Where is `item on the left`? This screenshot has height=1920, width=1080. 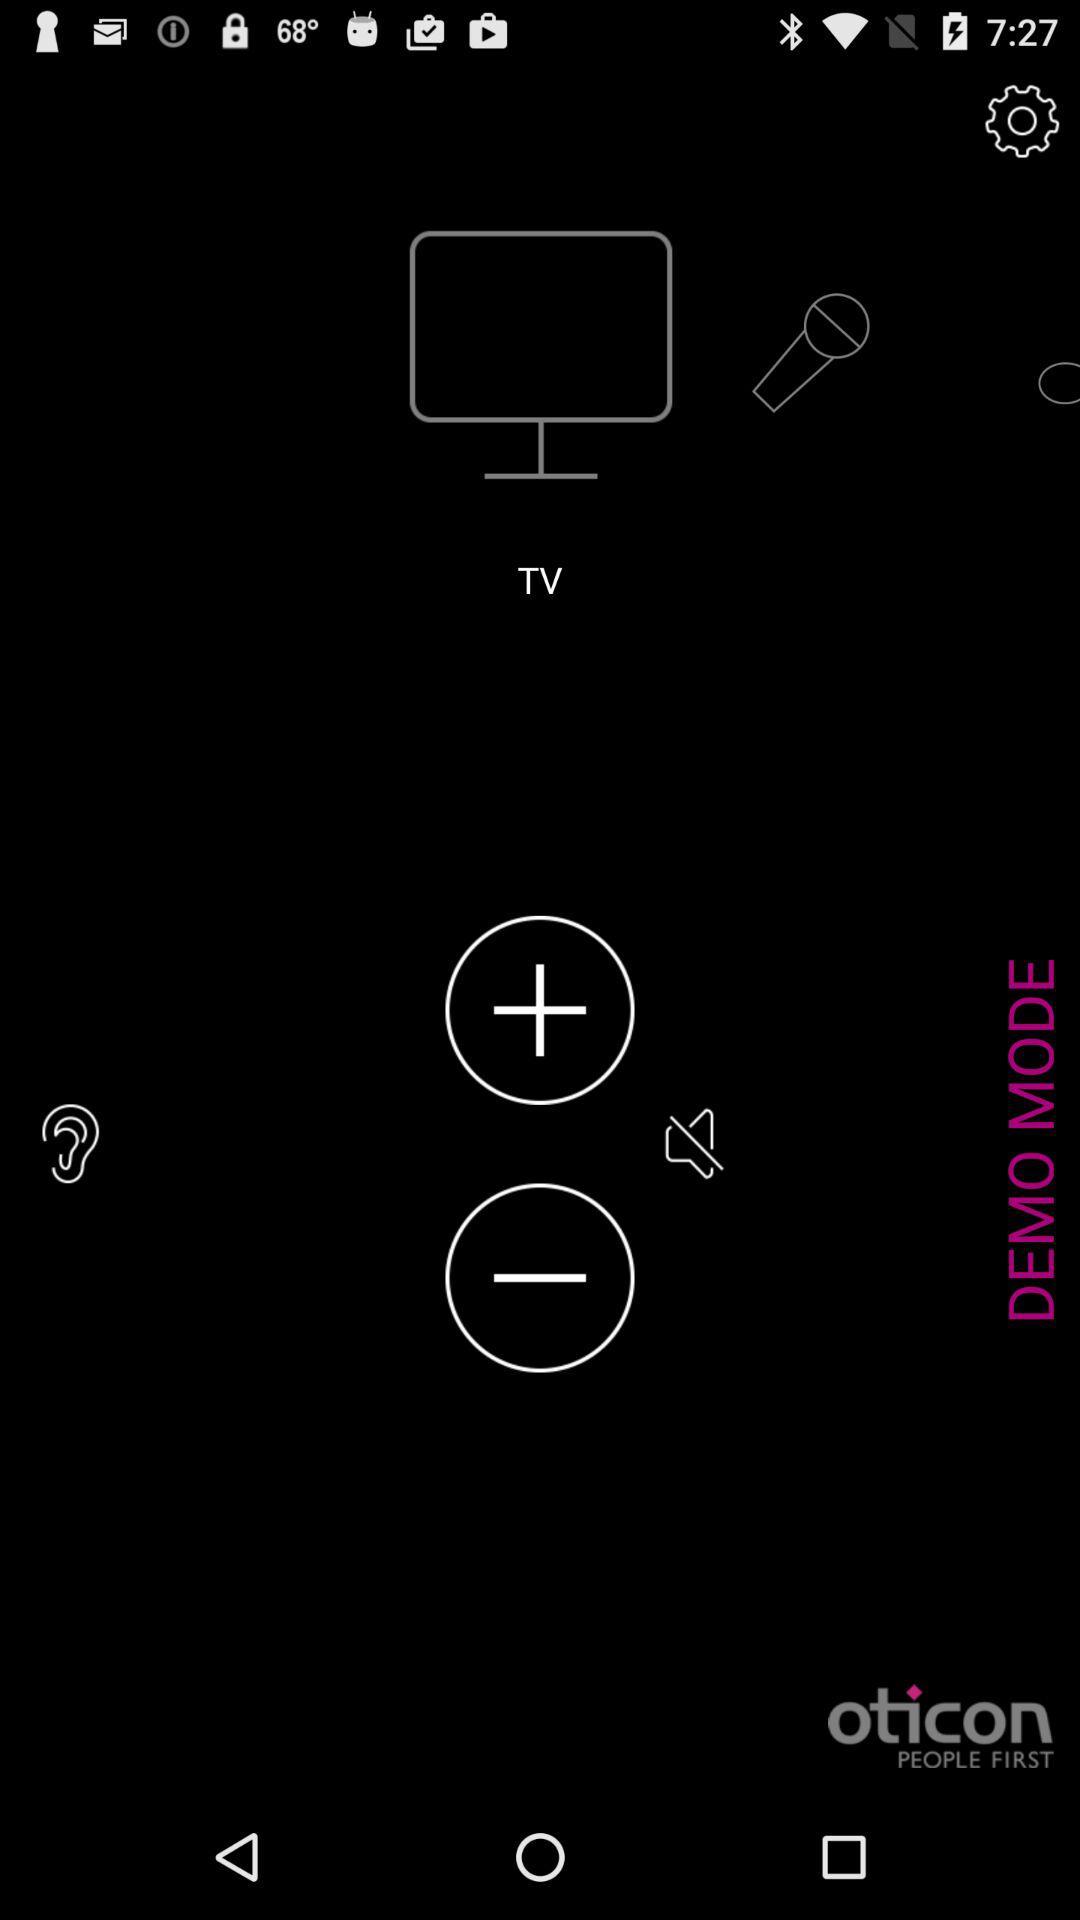 item on the left is located at coordinates (70, 1143).